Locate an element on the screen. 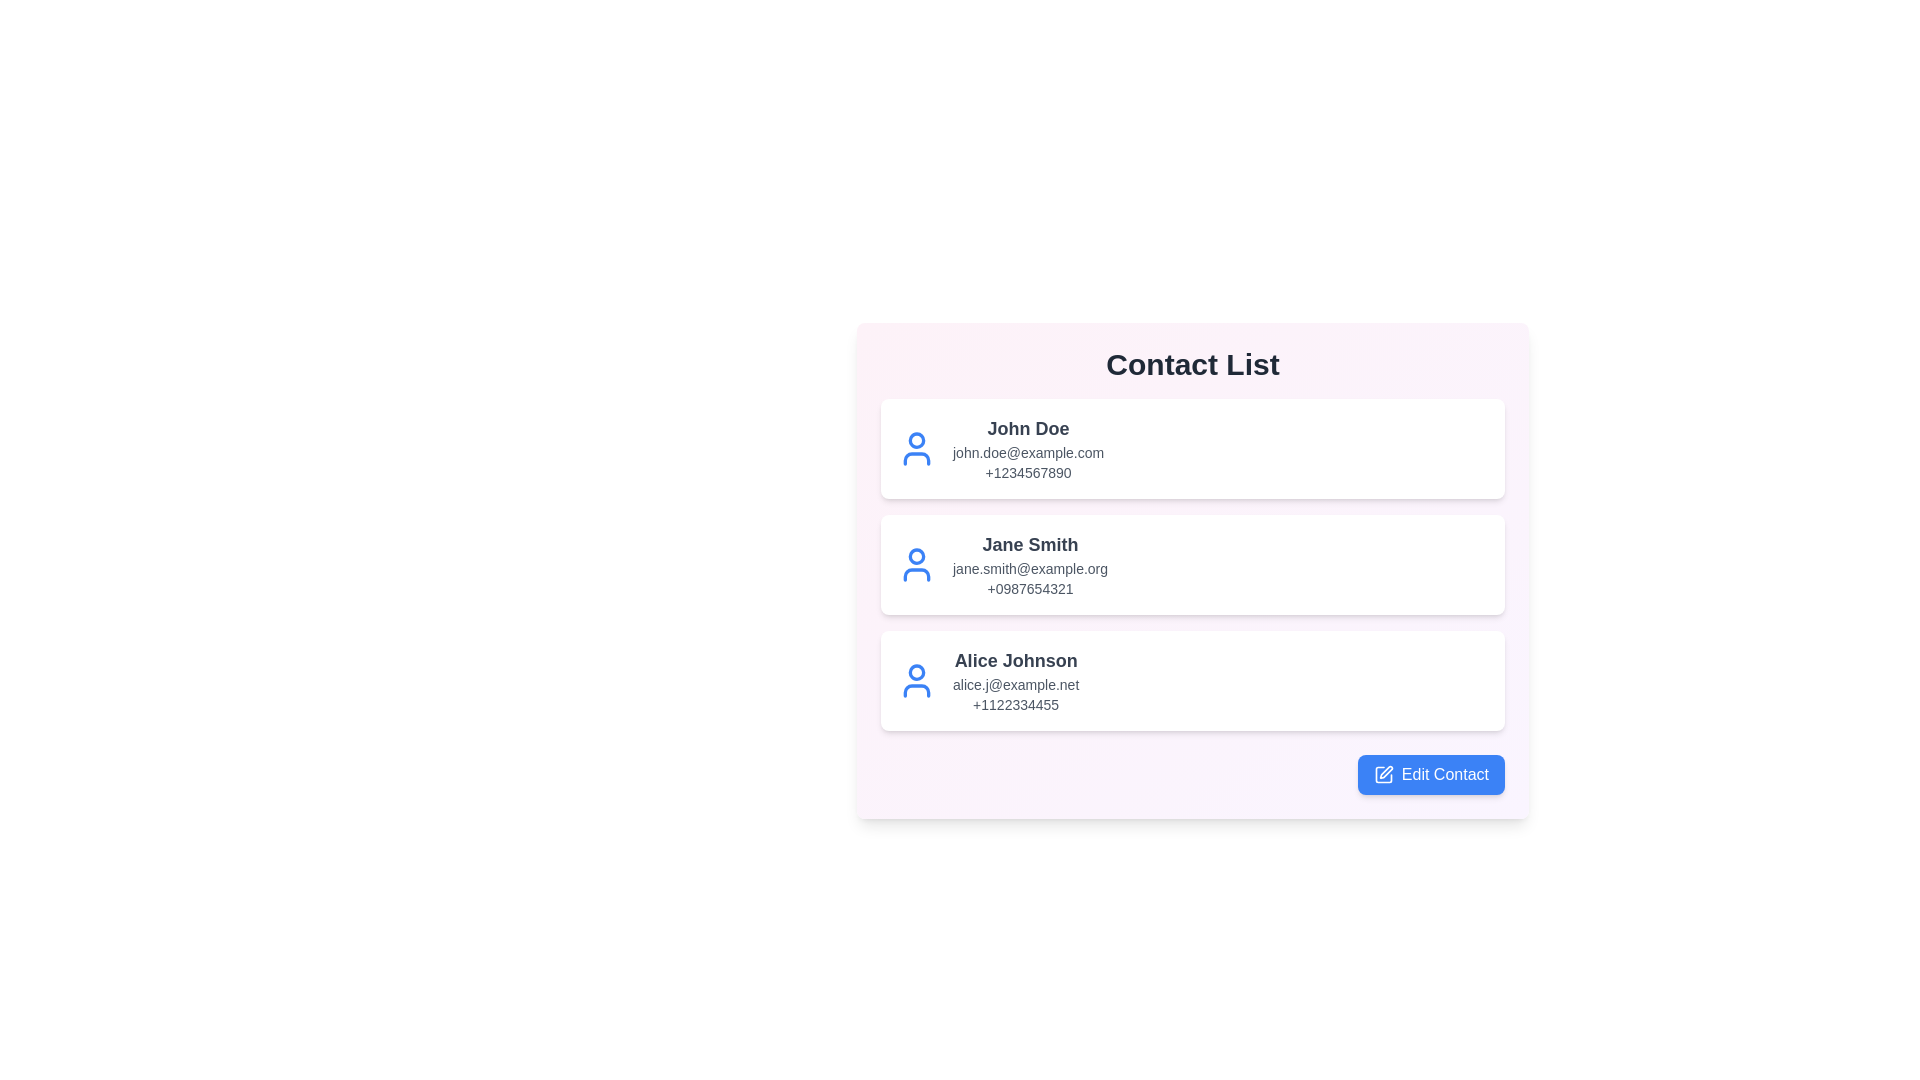 The image size is (1920, 1080). the contact Jane Smith from the list is located at coordinates (1193, 564).